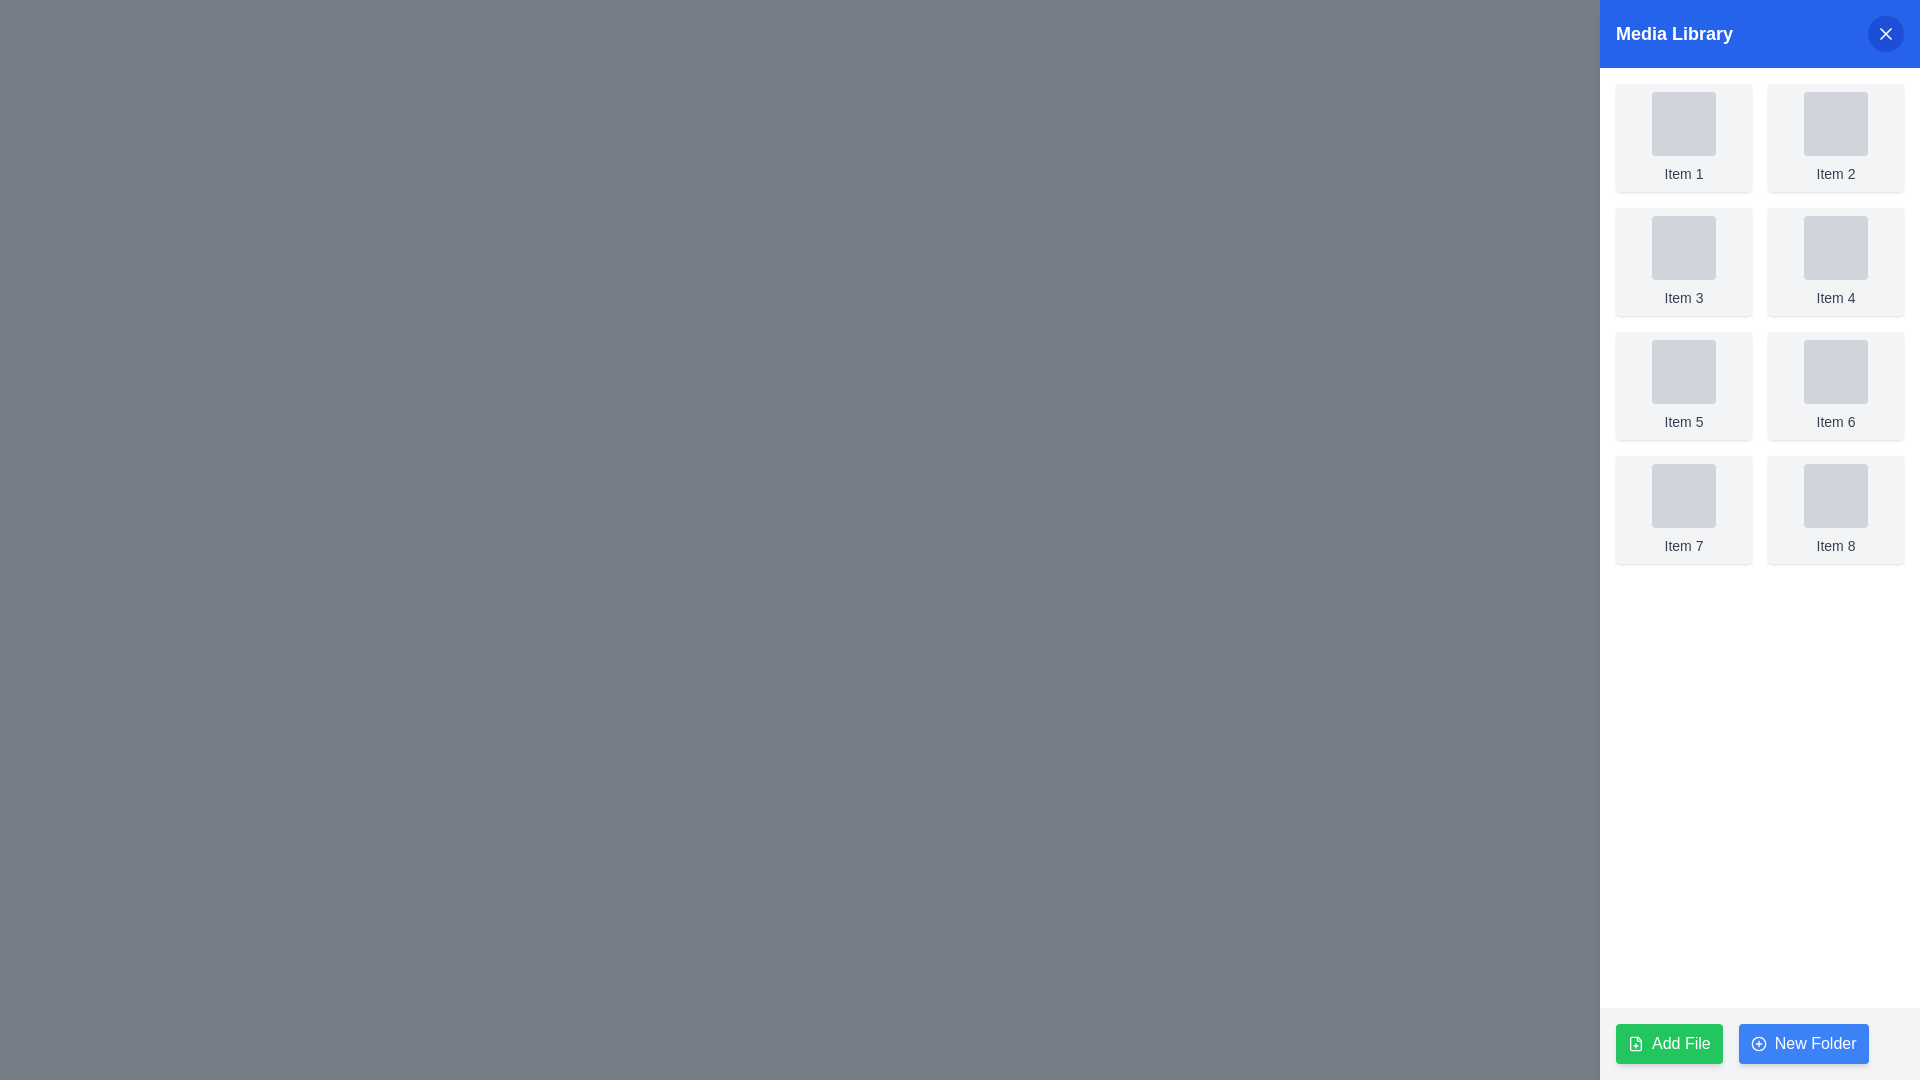 The width and height of the screenshot is (1920, 1080). I want to click on the static text label displaying 'Media Library' in bold, large white font on a blue background, located on the left side of the header bar, so click(1674, 34).